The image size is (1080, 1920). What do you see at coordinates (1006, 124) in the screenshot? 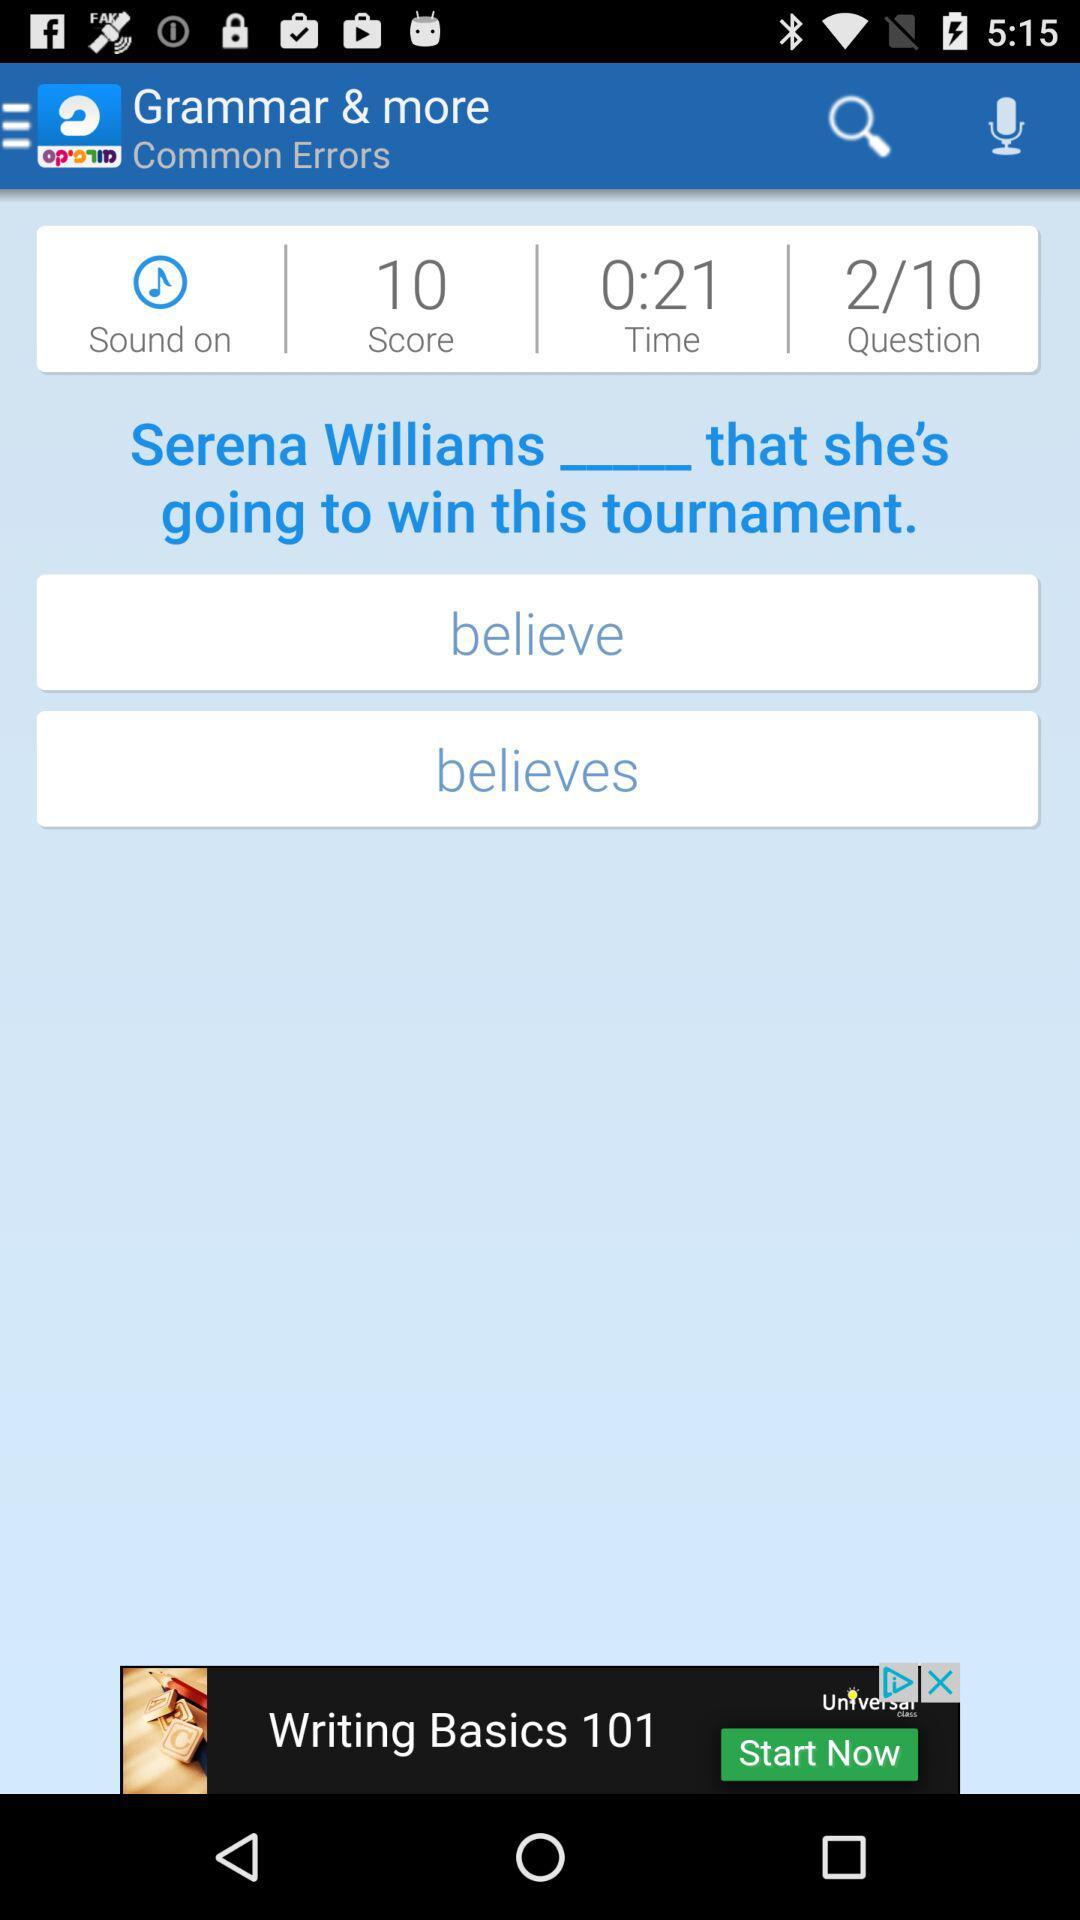
I see `the speaker` at bounding box center [1006, 124].